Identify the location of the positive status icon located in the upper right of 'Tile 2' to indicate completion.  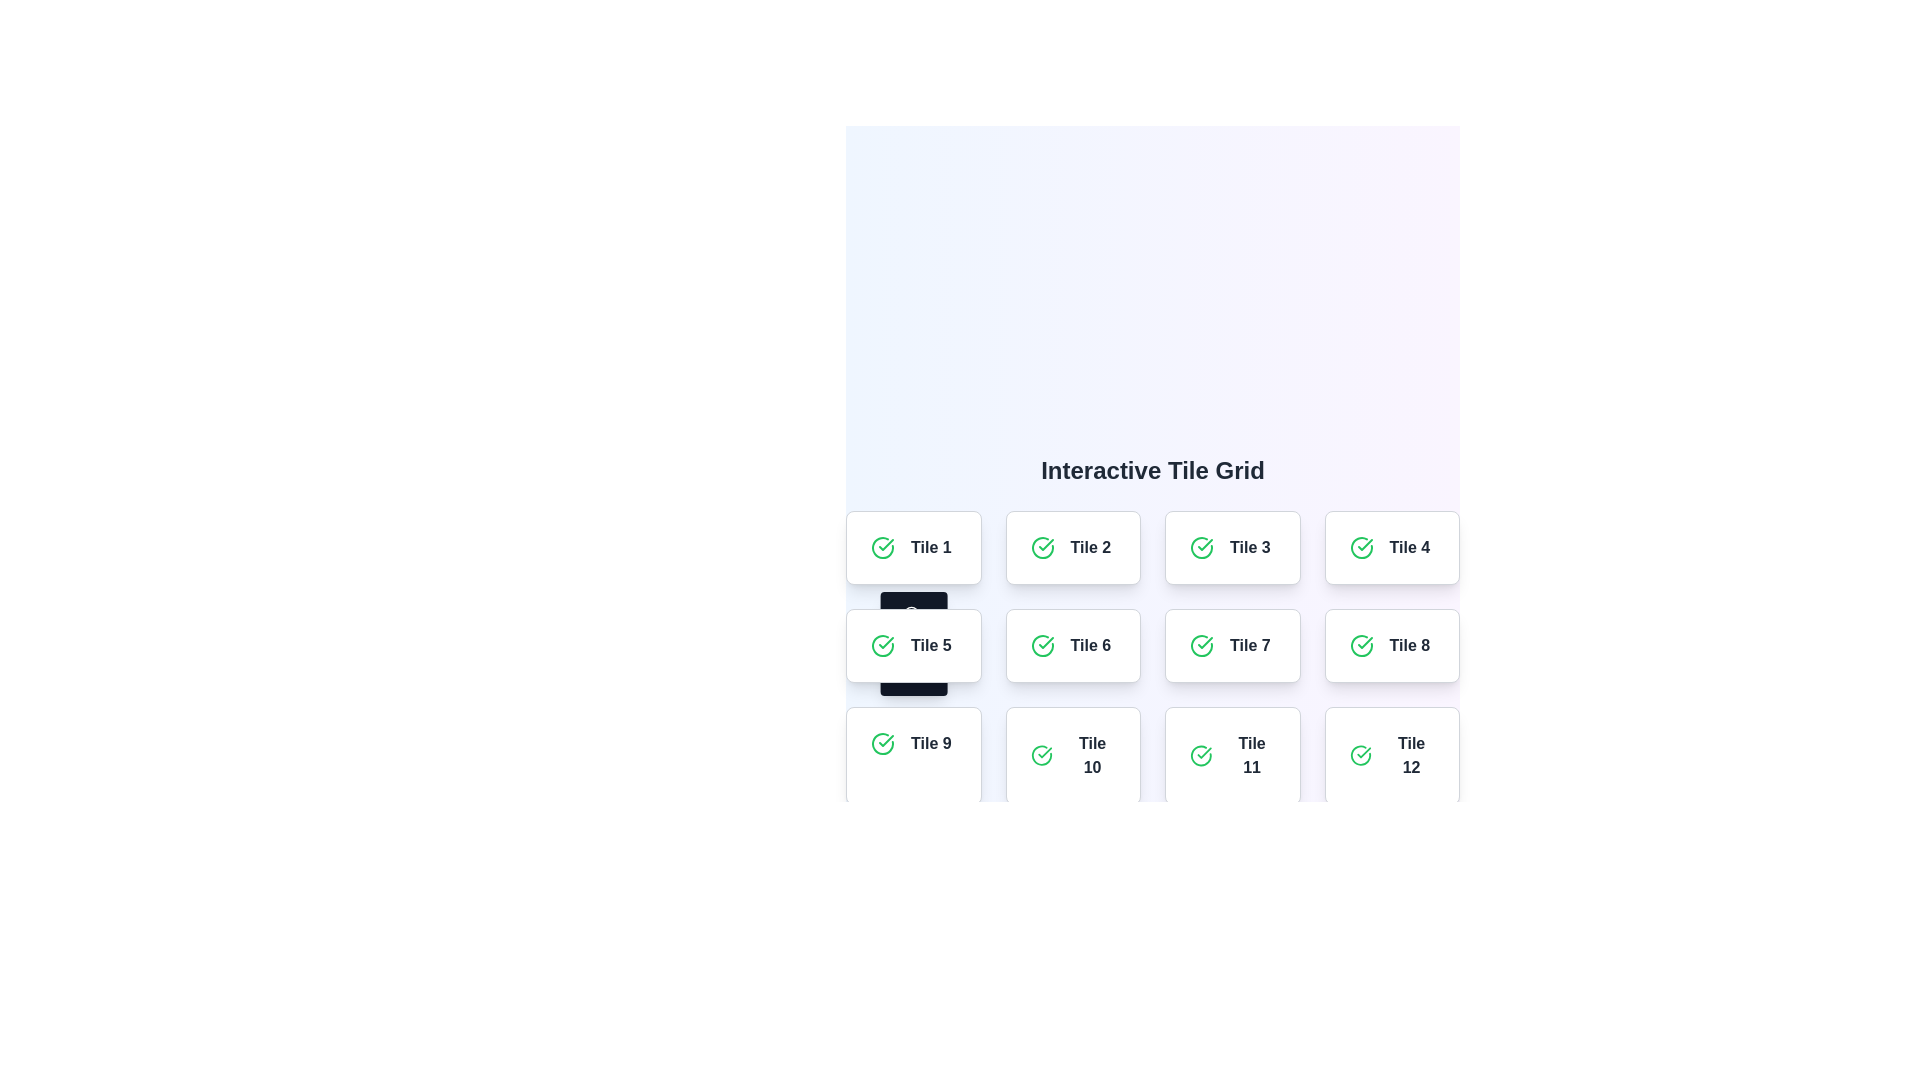
(1041, 547).